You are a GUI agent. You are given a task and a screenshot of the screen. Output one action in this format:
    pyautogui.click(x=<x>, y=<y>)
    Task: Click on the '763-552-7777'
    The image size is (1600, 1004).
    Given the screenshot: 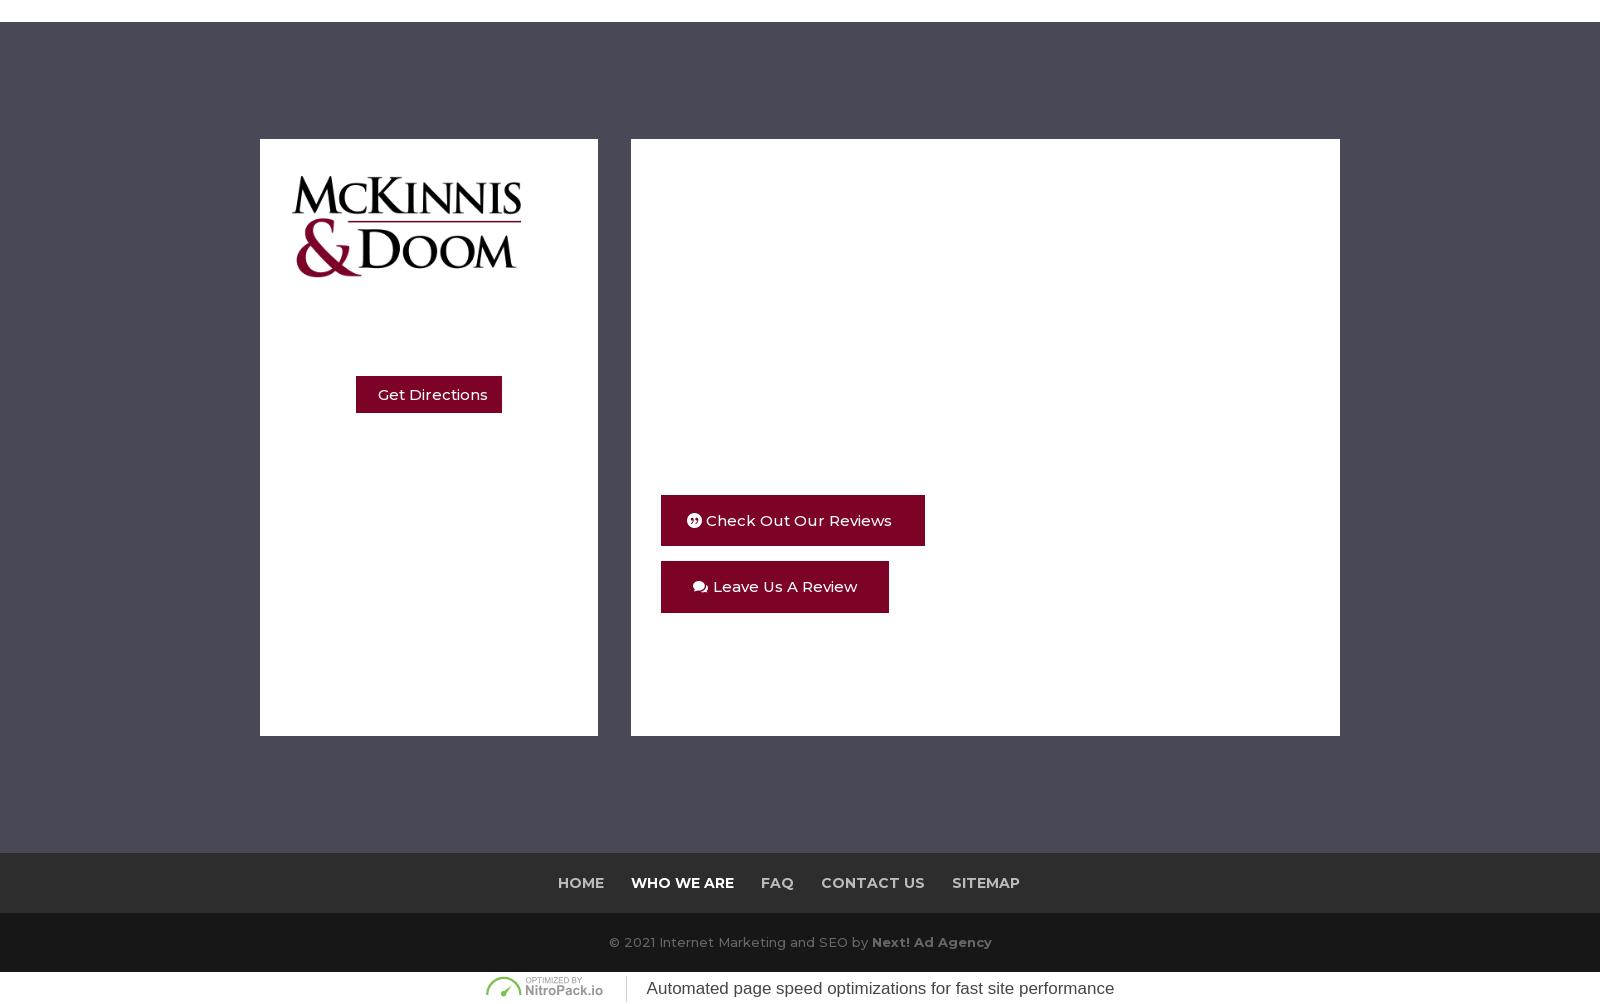 What is the action you would take?
    pyautogui.click(x=400, y=687)
    